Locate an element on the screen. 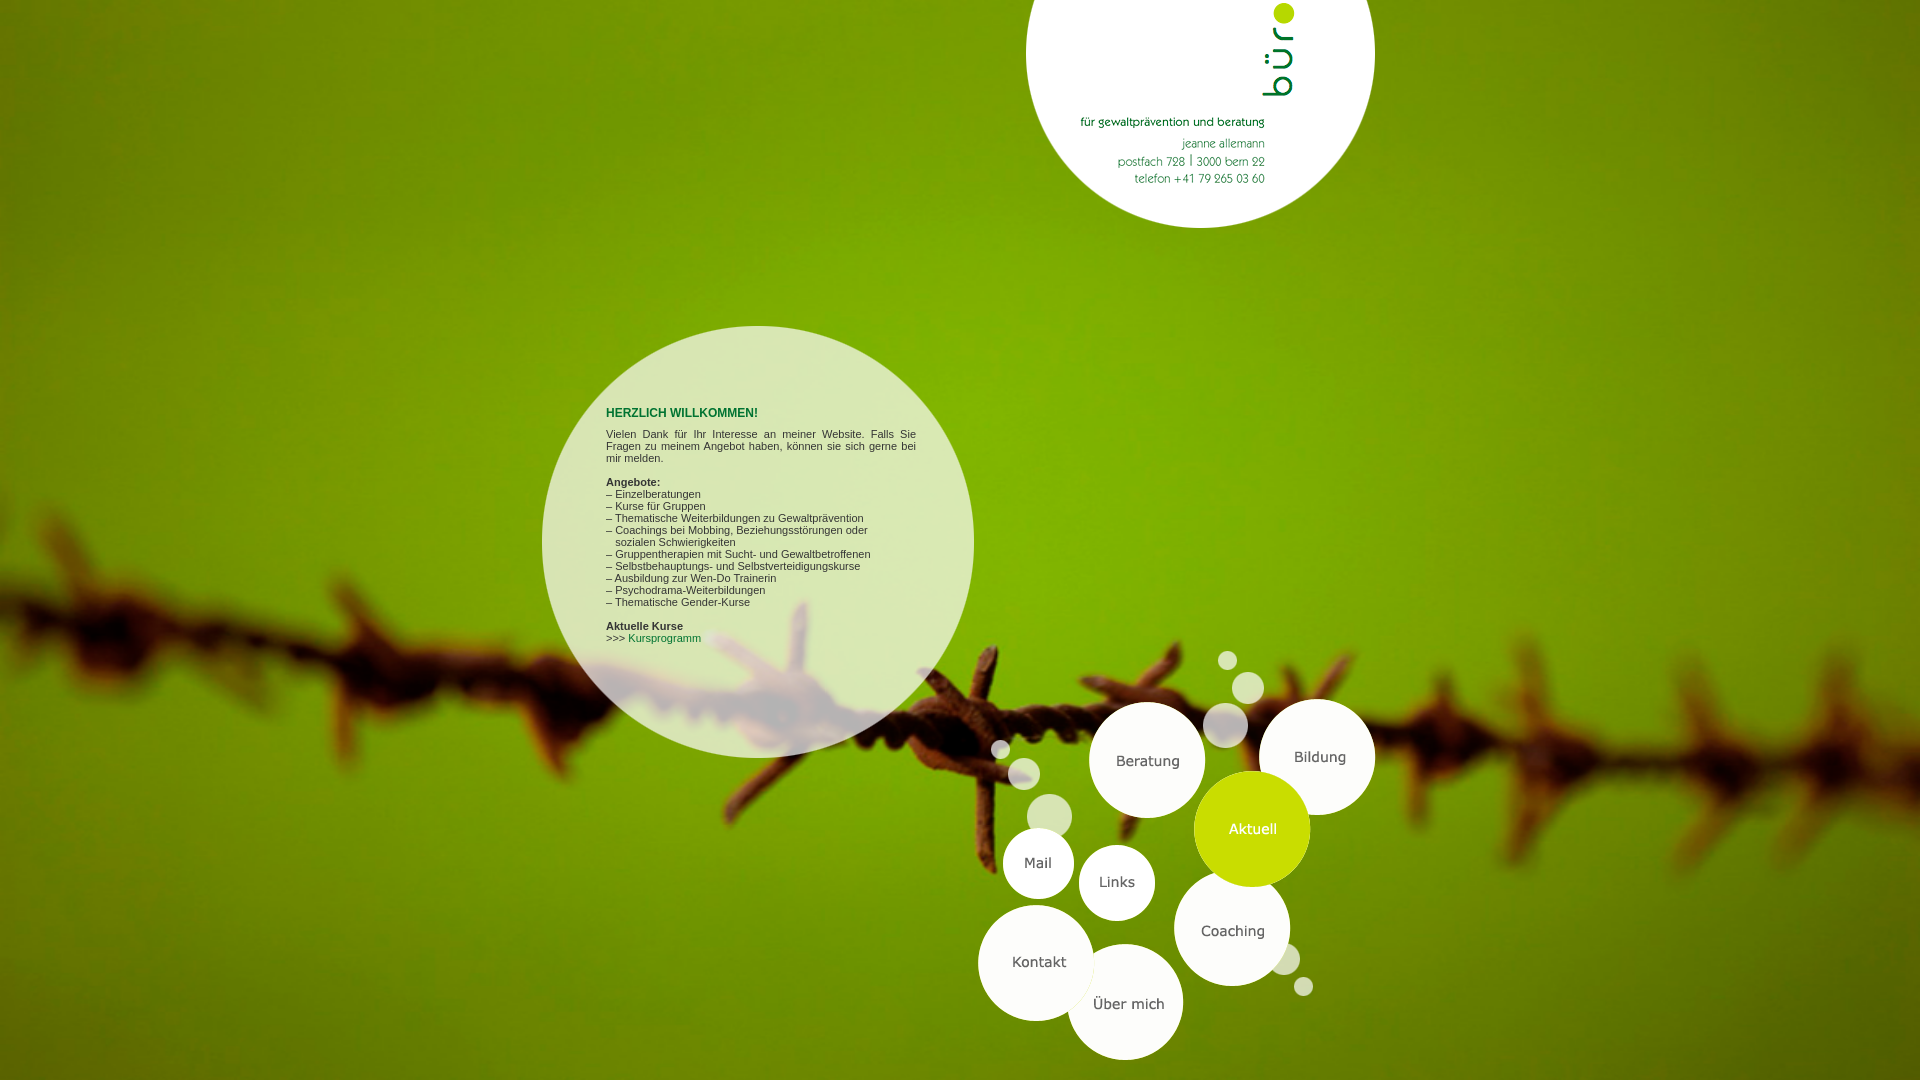  'Kursprogramm' is located at coordinates (664, 637).